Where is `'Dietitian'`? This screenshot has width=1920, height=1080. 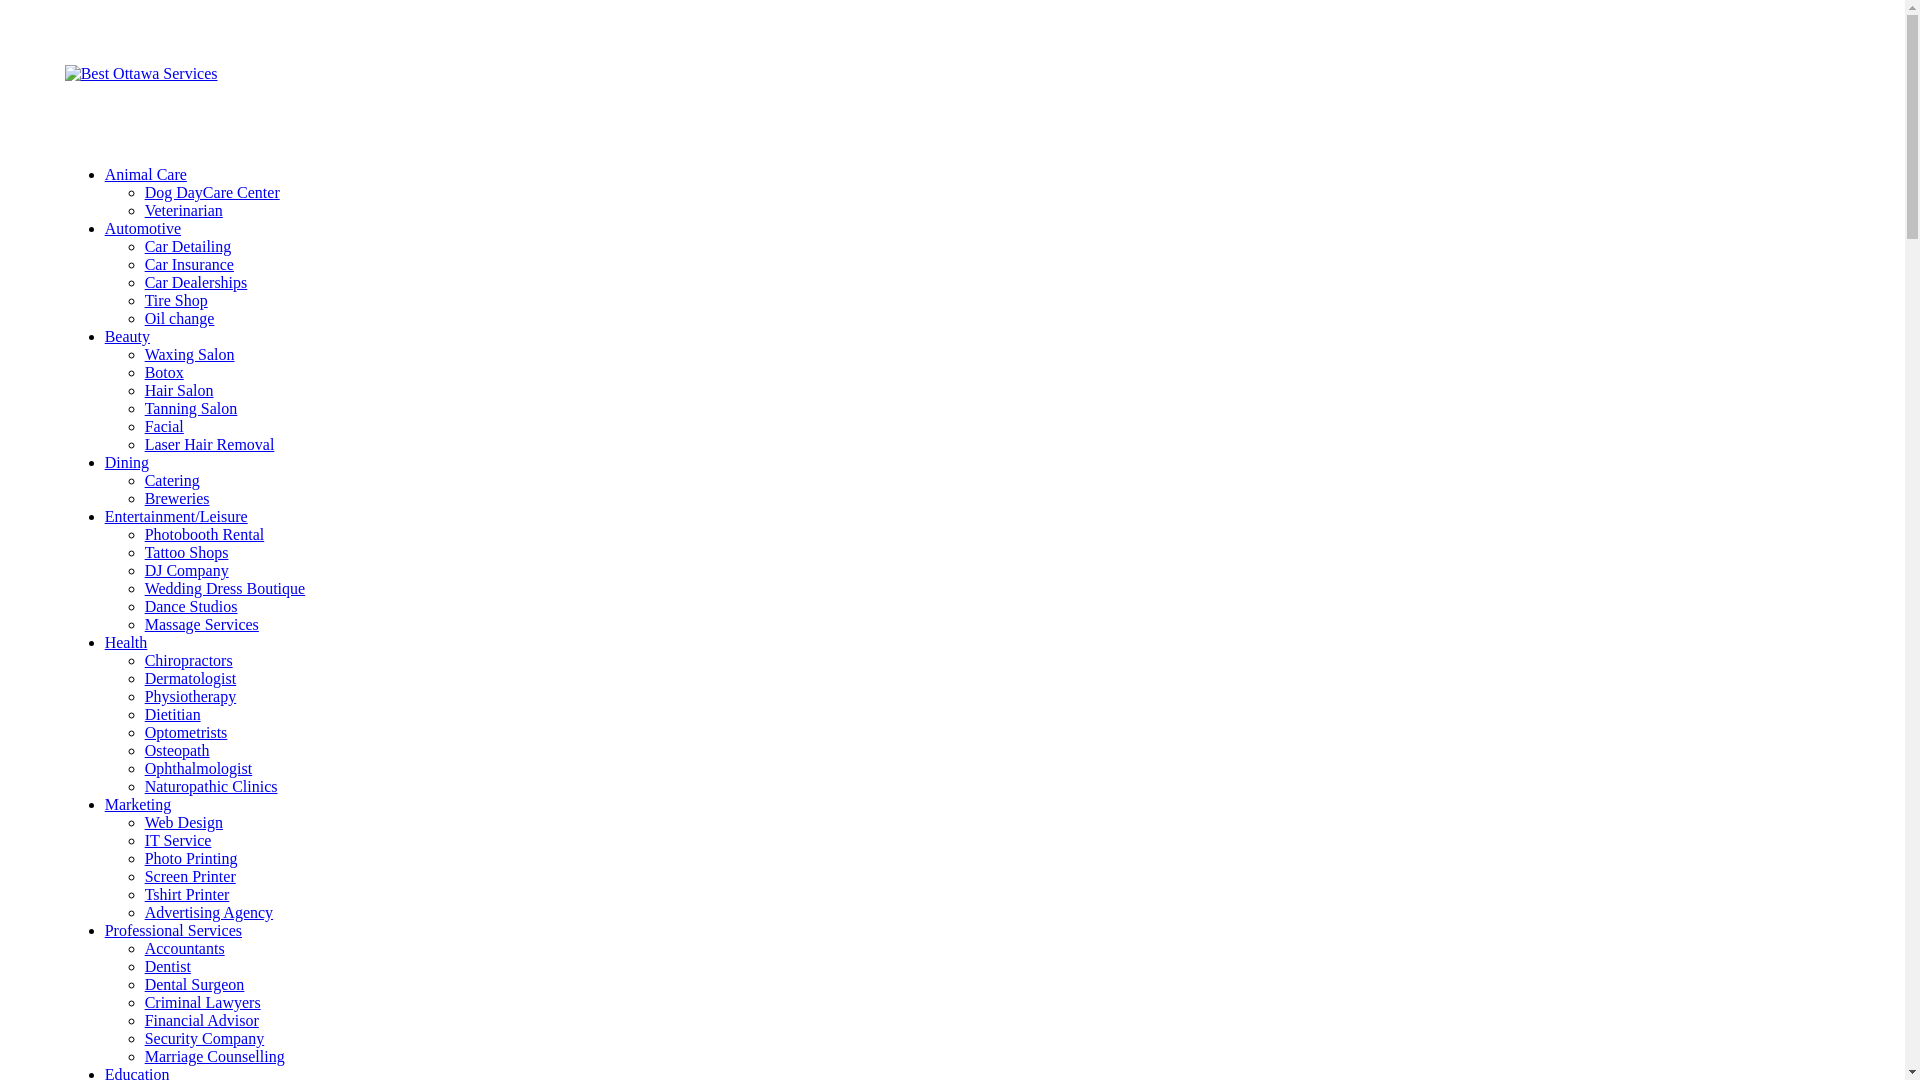 'Dietitian' is located at coordinates (172, 713).